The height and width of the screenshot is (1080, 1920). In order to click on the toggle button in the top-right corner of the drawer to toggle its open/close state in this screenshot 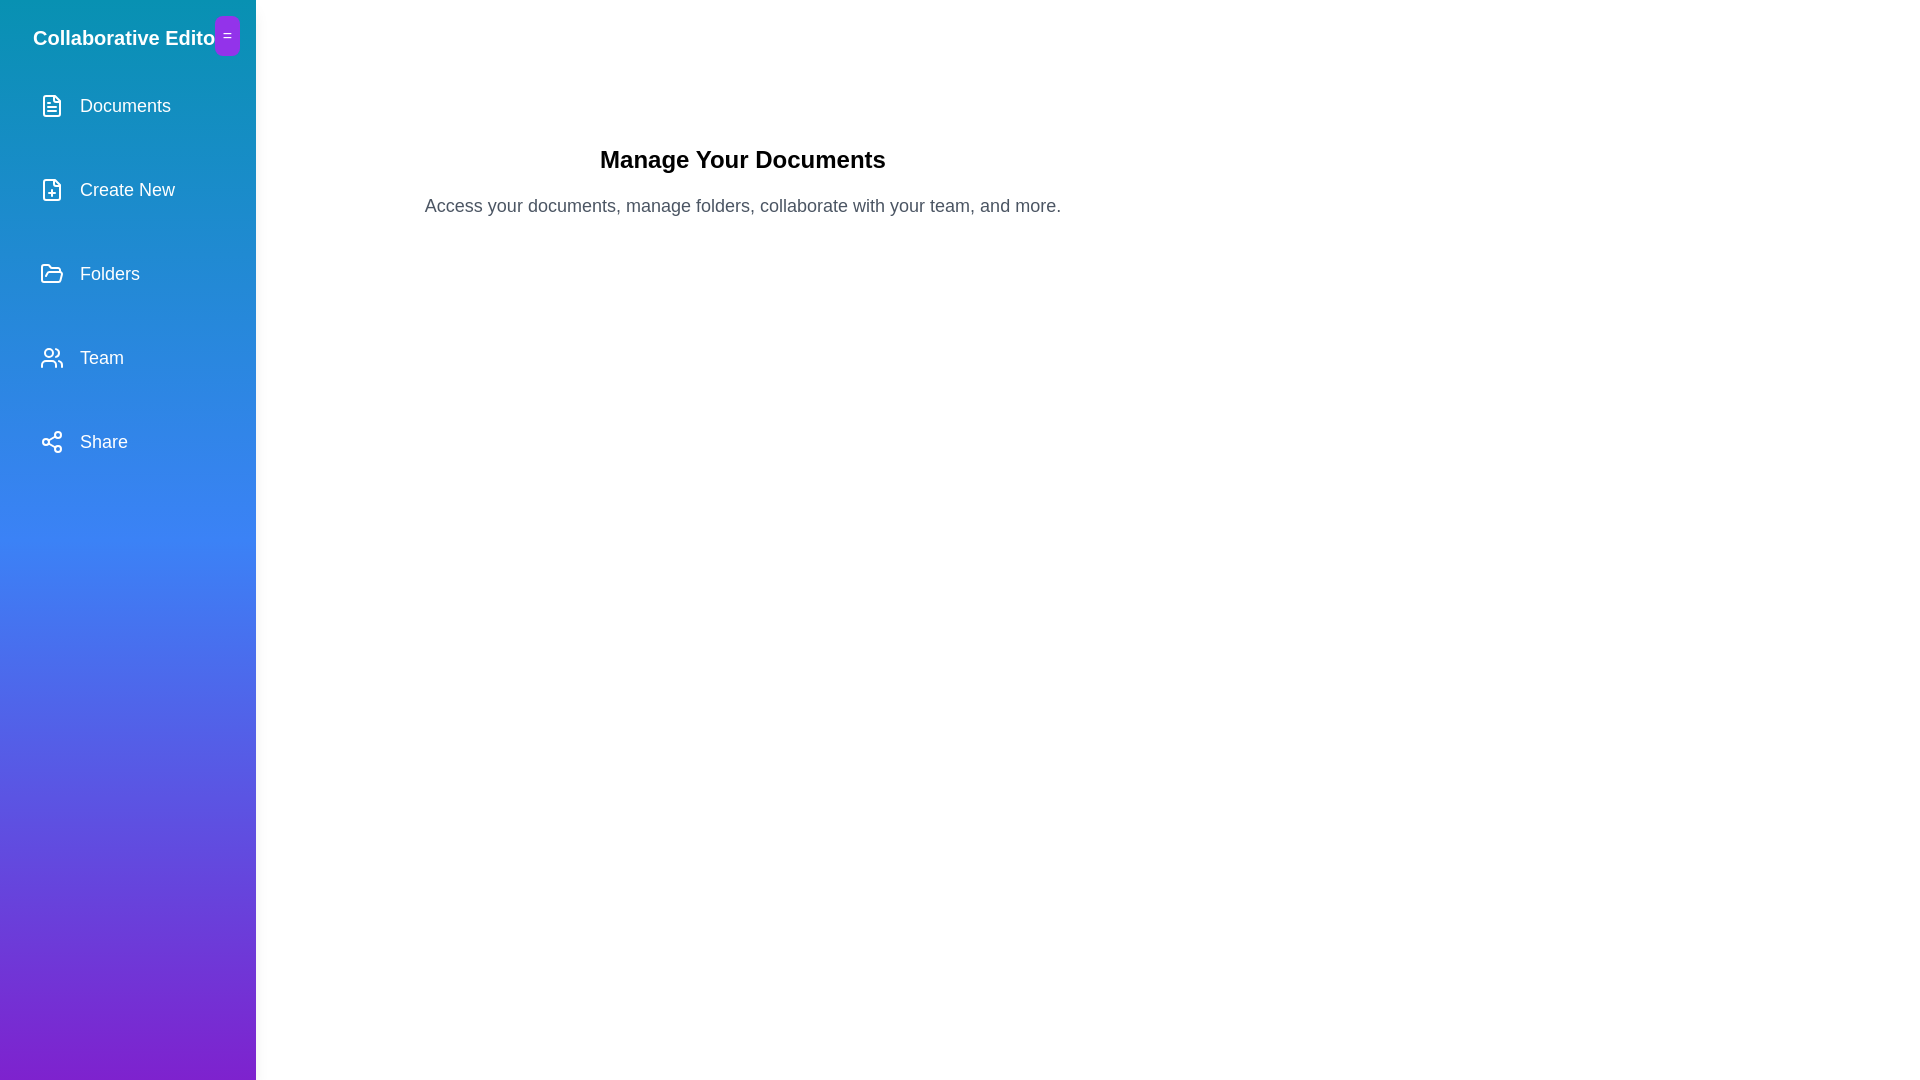, I will do `click(226, 35)`.